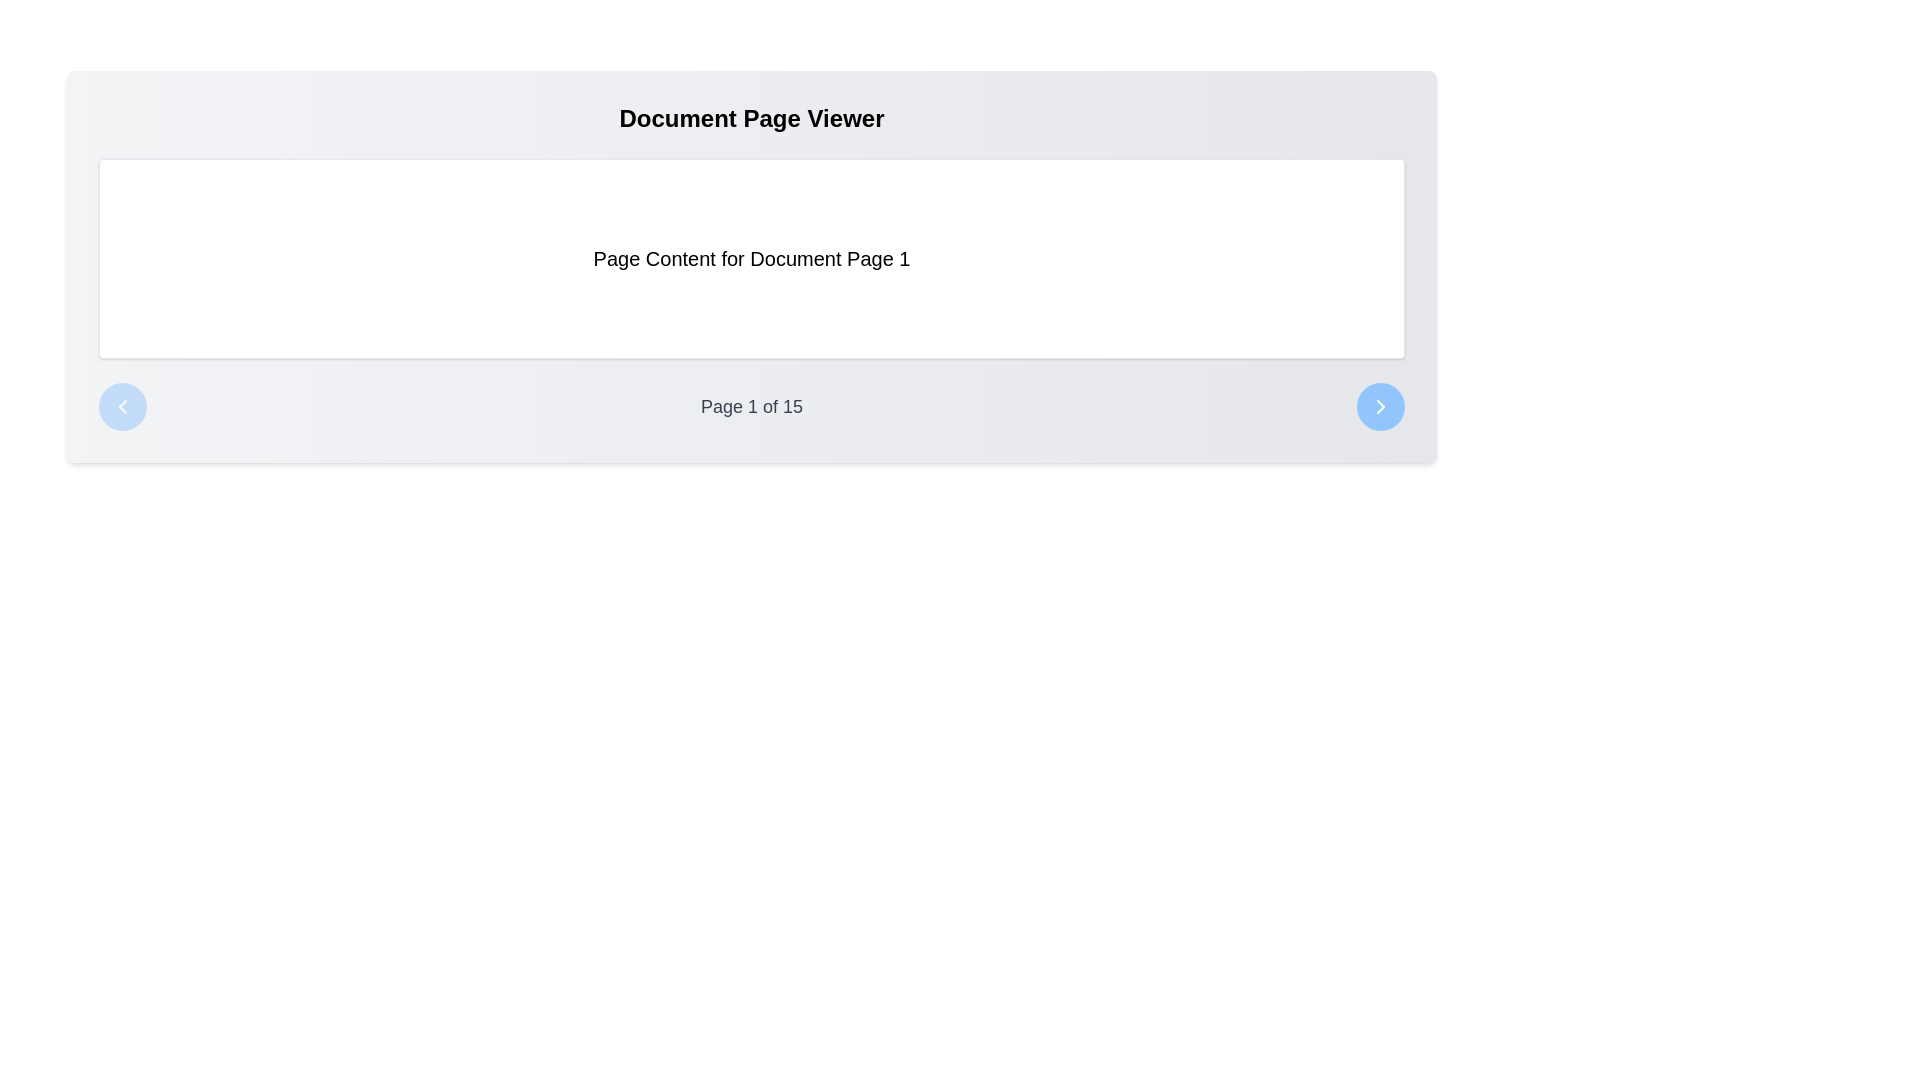  What do you see at coordinates (751, 257) in the screenshot?
I see `the text label indicating 'Document Page 1' to select the text` at bounding box center [751, 257].